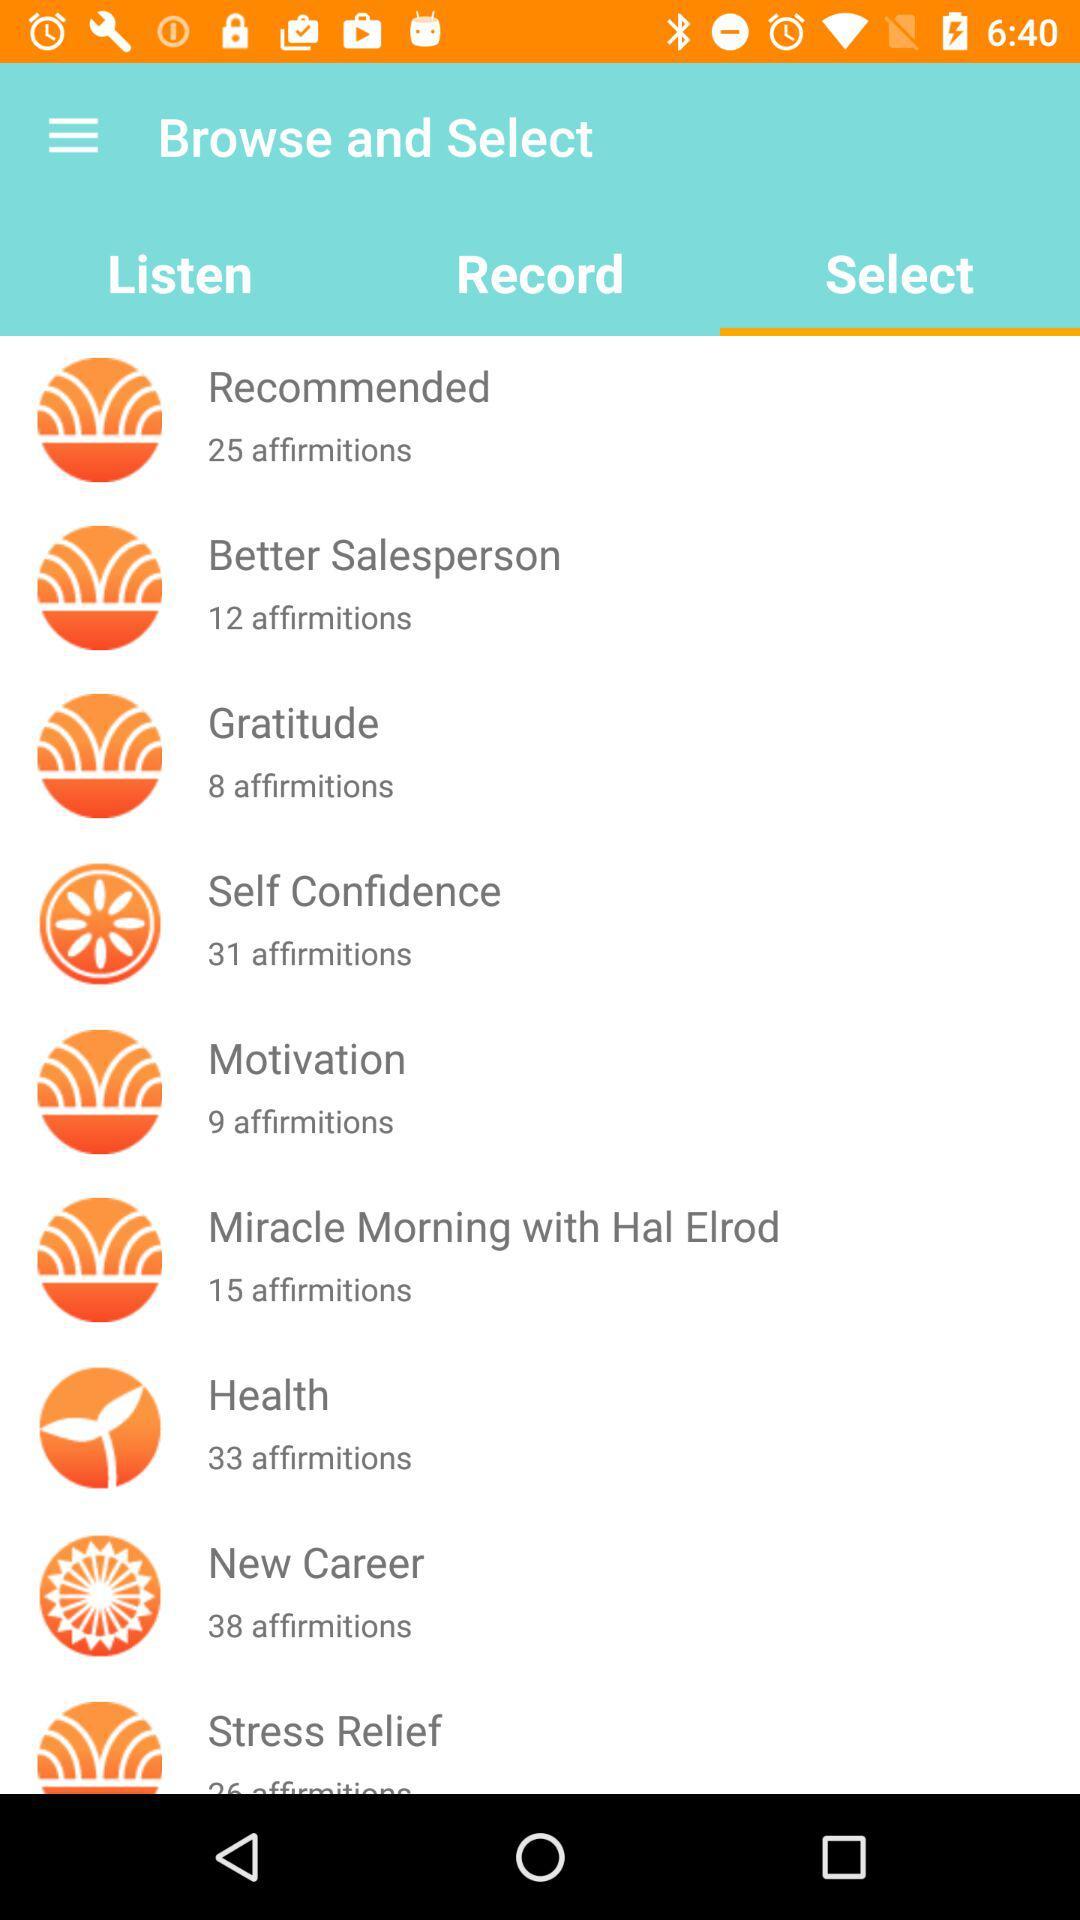 This screenshot has height=1920, width=1080. I want to click on 9 affirmitions, so click(639, 1133).